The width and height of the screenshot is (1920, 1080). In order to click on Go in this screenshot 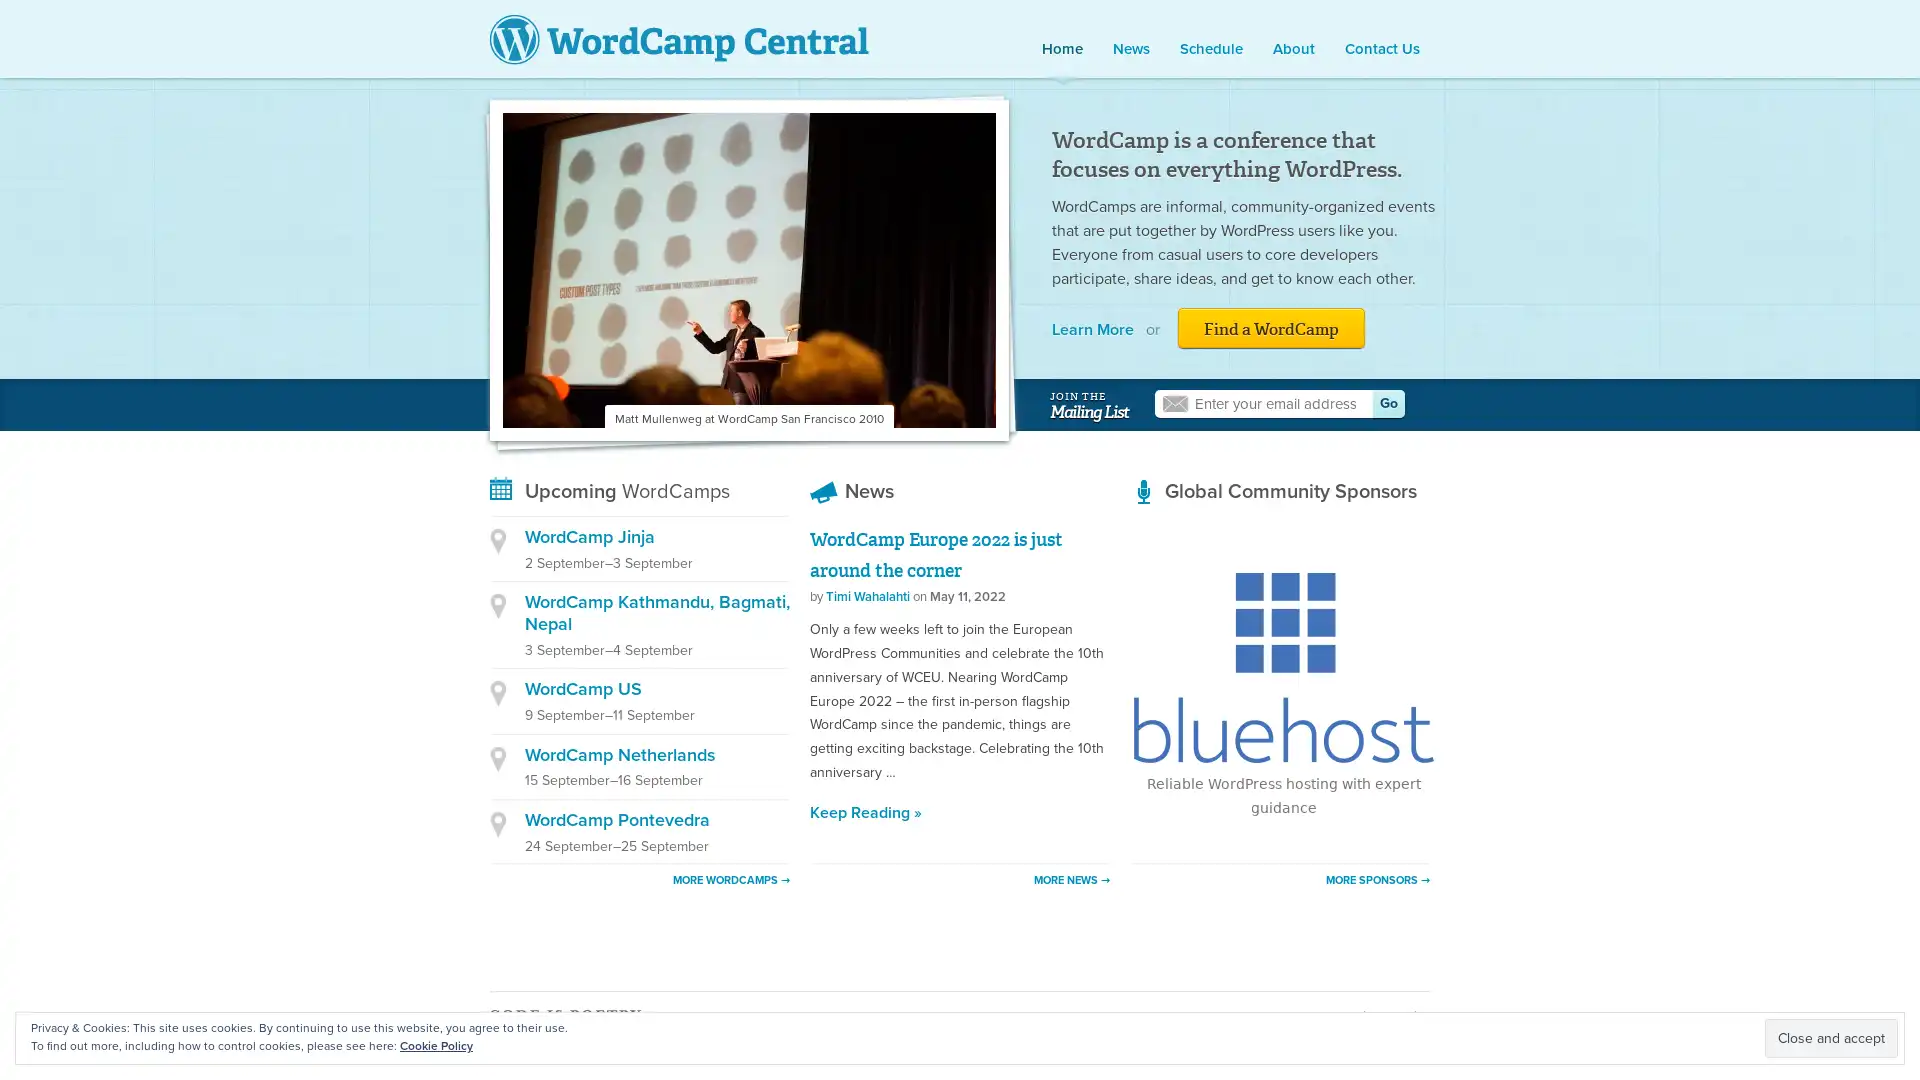, I will do `click(1387, 404)`.